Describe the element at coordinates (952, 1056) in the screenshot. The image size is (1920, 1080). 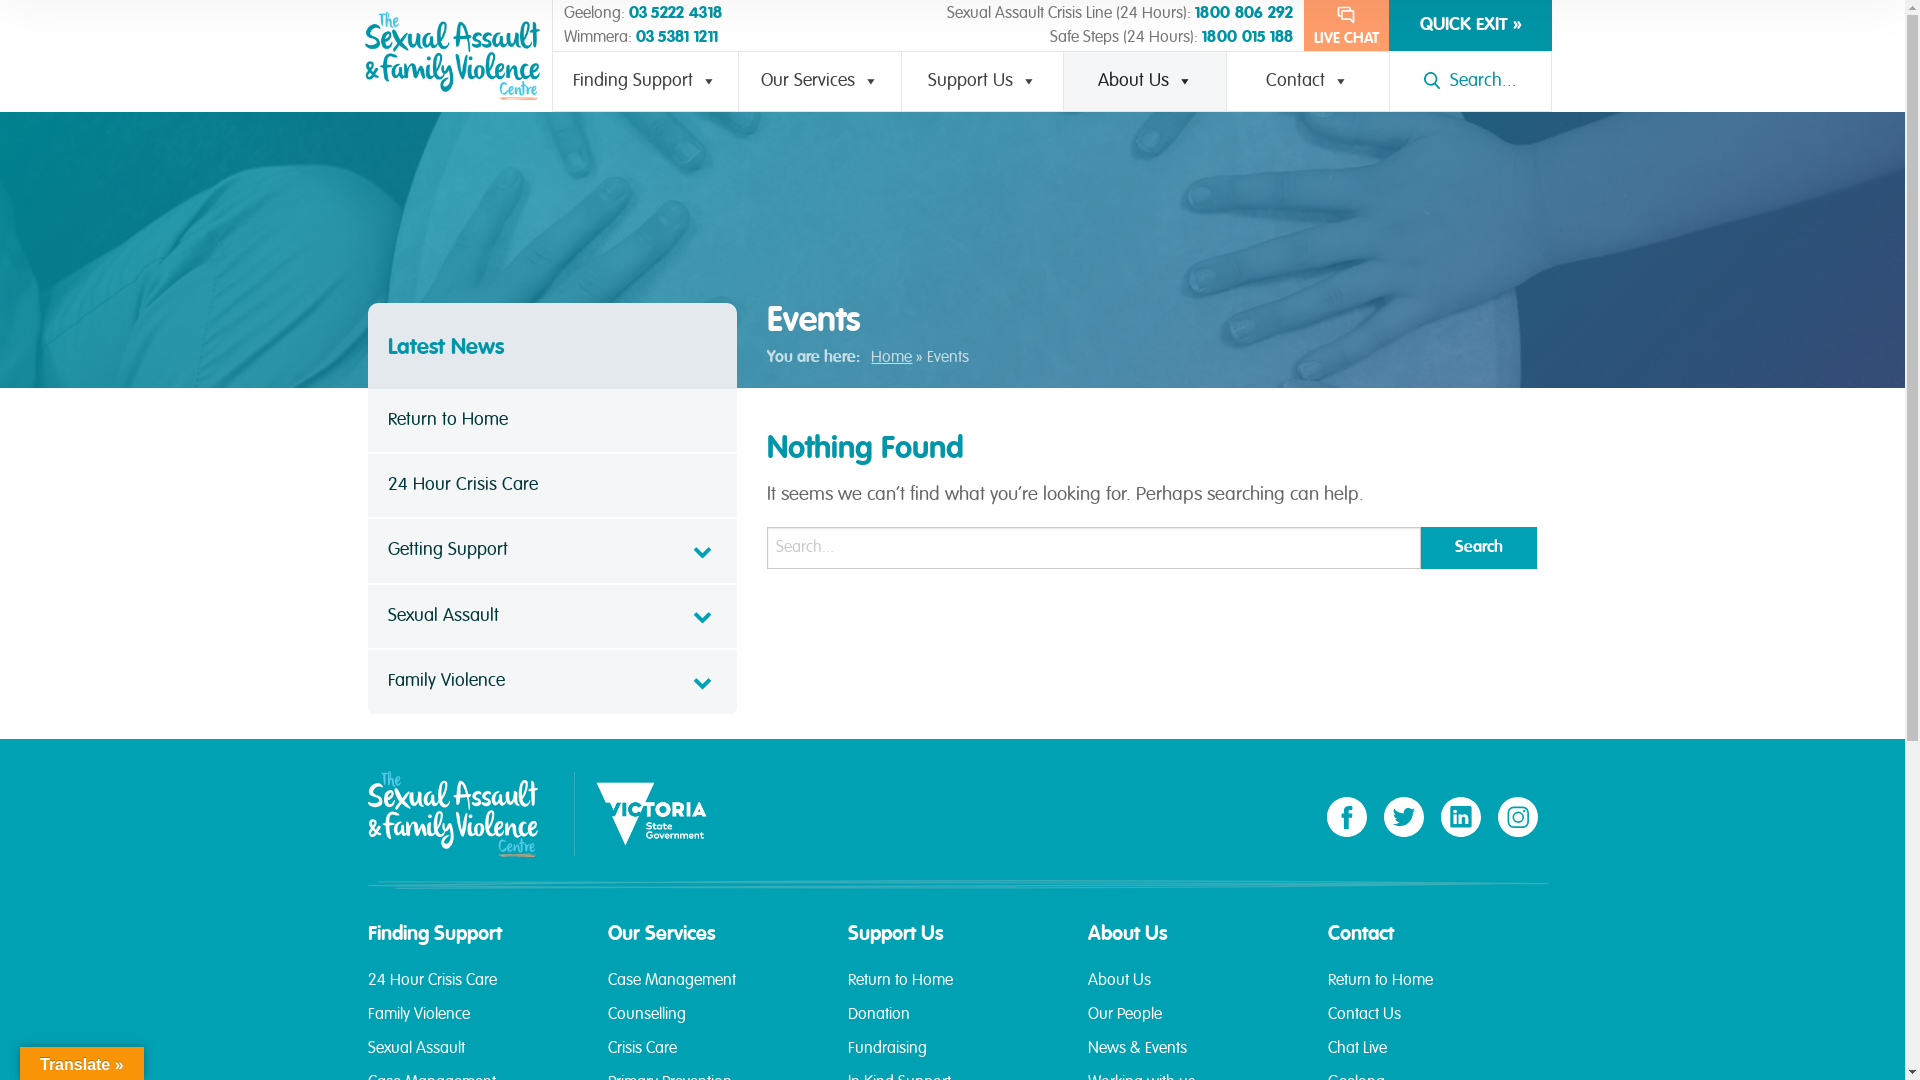
I see `'Fundraising'` at that location.